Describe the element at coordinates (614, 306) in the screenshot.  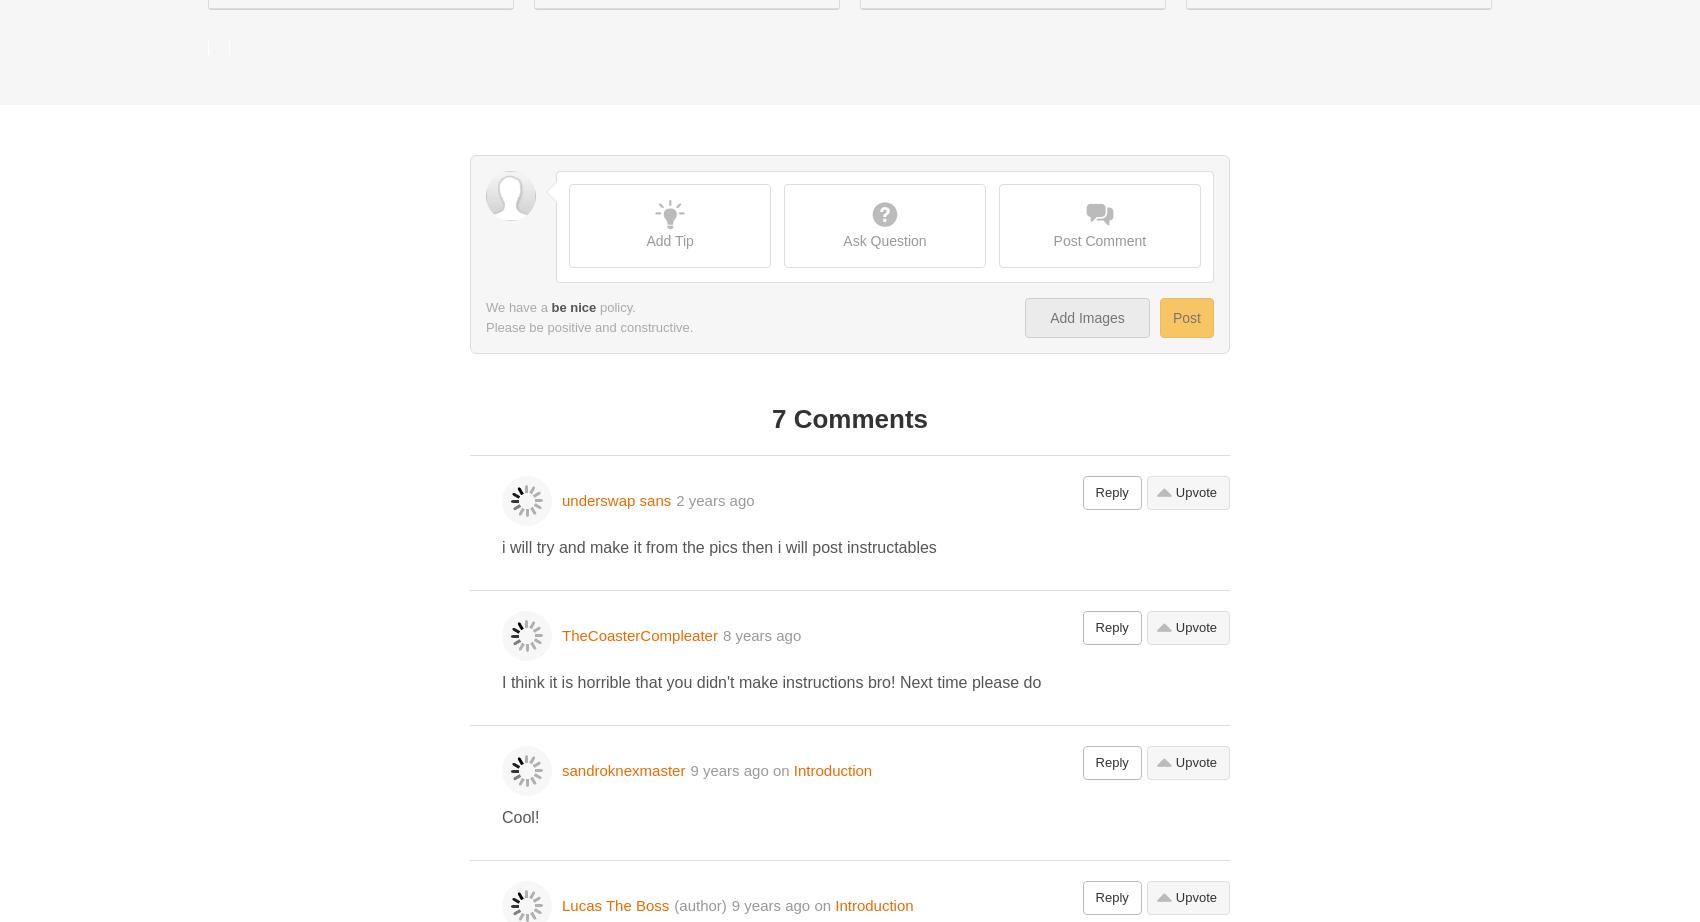
I see `'policy.'` at that location.